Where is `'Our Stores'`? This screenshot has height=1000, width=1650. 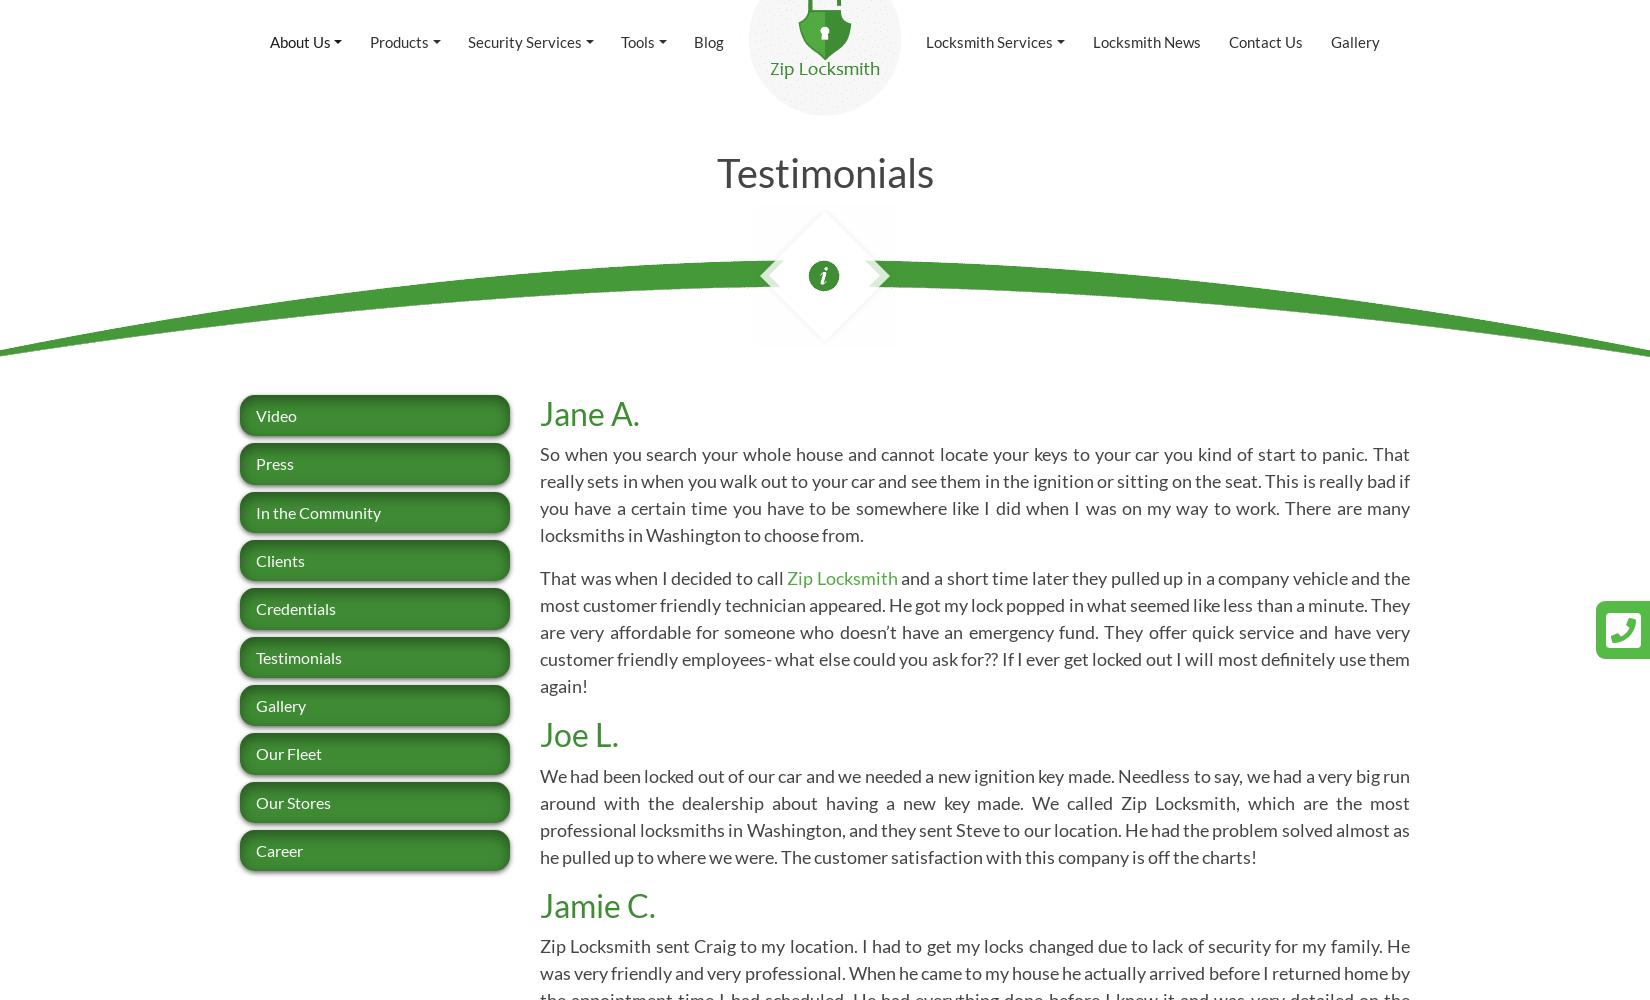 'Our Stores' is located at coordinates (293, 801).